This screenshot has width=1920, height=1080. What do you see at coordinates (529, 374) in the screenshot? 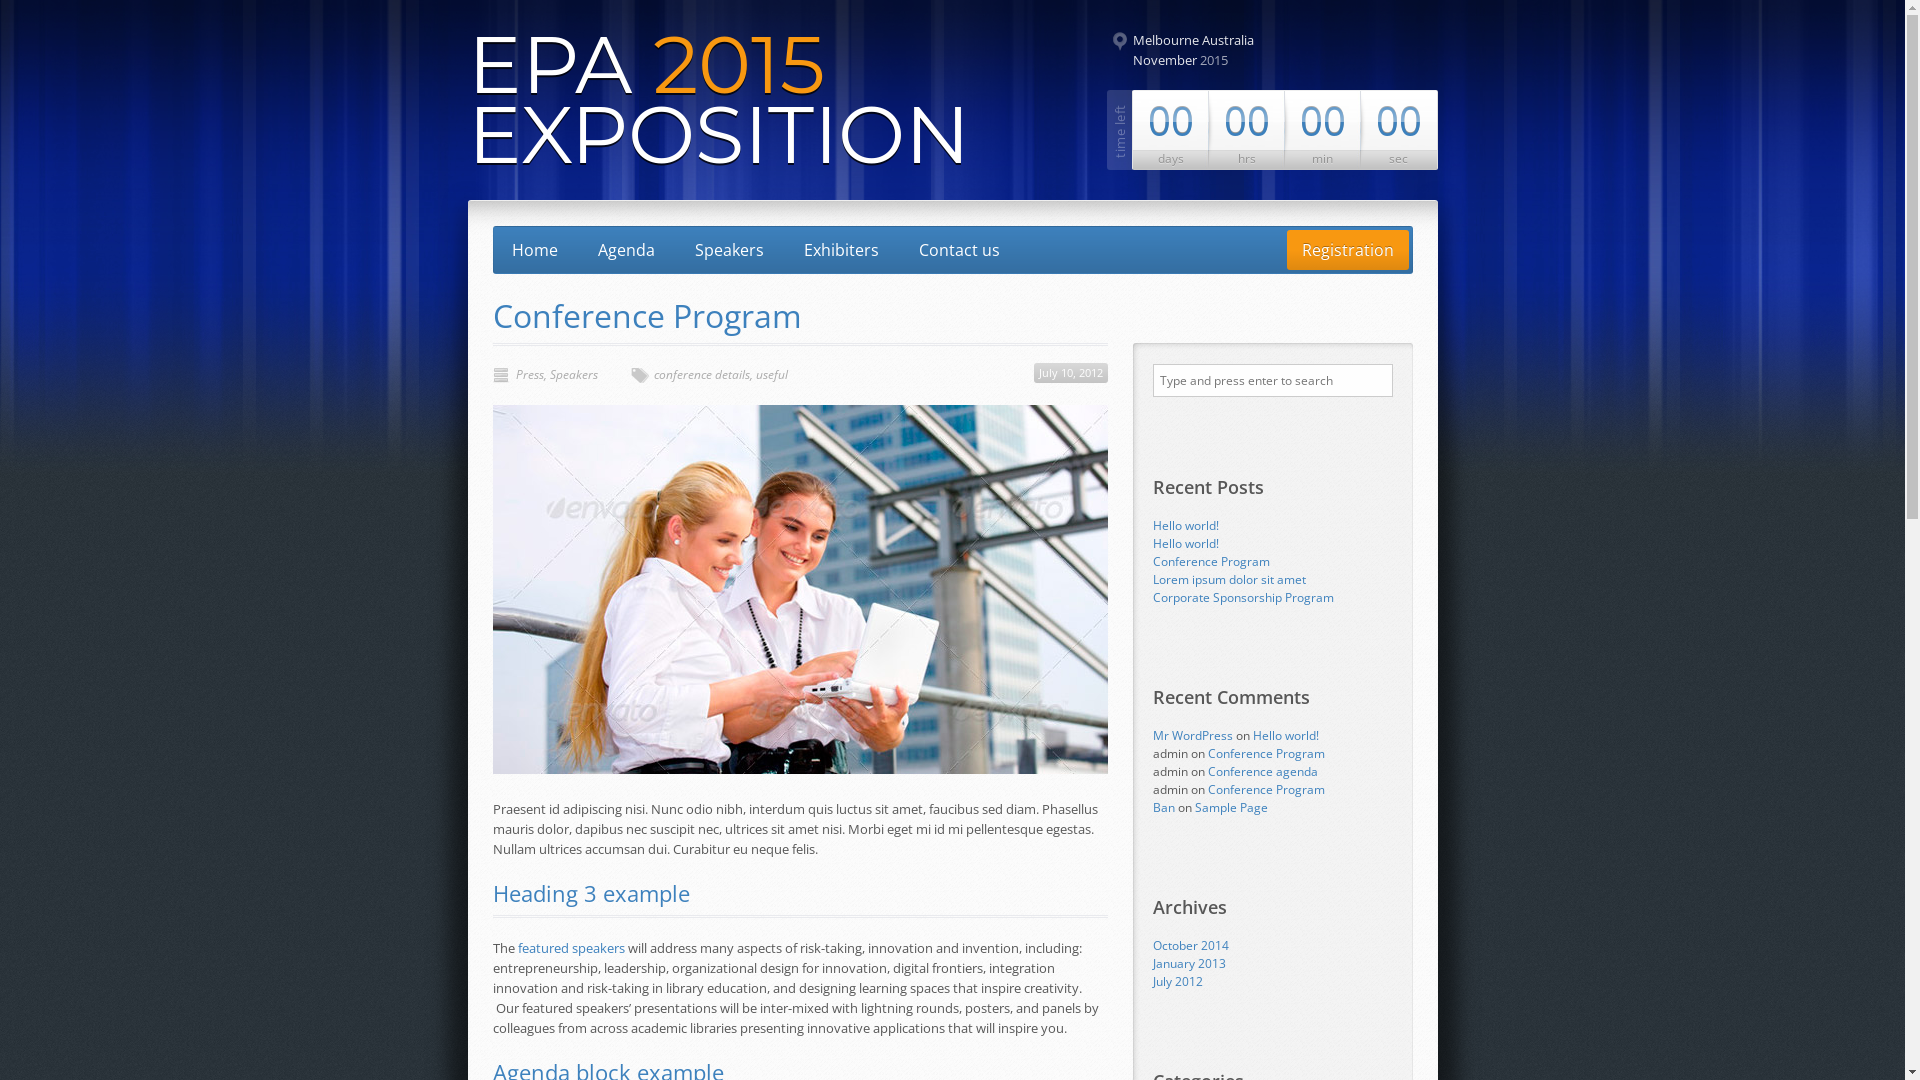
I see `'Press'` at bounding box center [529, 374].